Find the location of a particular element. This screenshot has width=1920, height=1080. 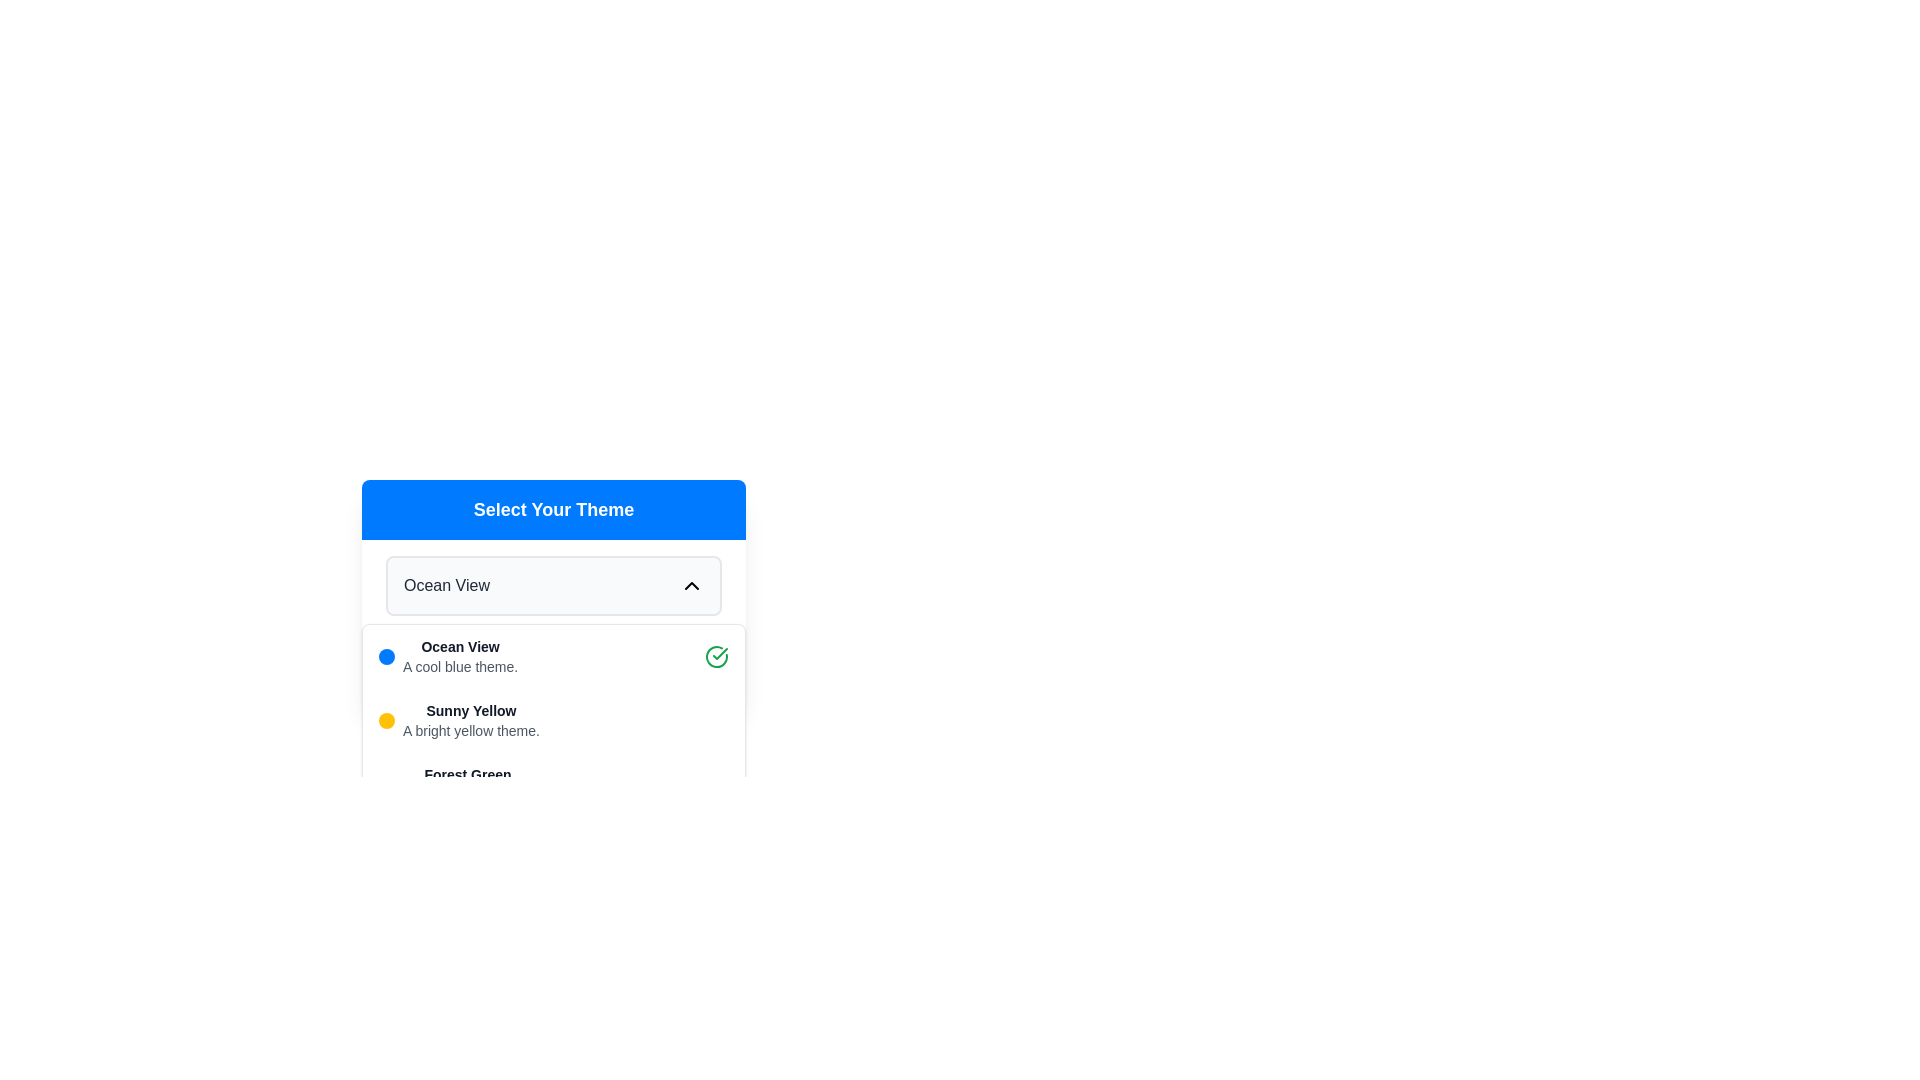

the 'Ocean View' theme icon, which is the last sibling in the theme selector dropdown, located to the far right of the text and color indicator dot is located at coordinates (716, 656).